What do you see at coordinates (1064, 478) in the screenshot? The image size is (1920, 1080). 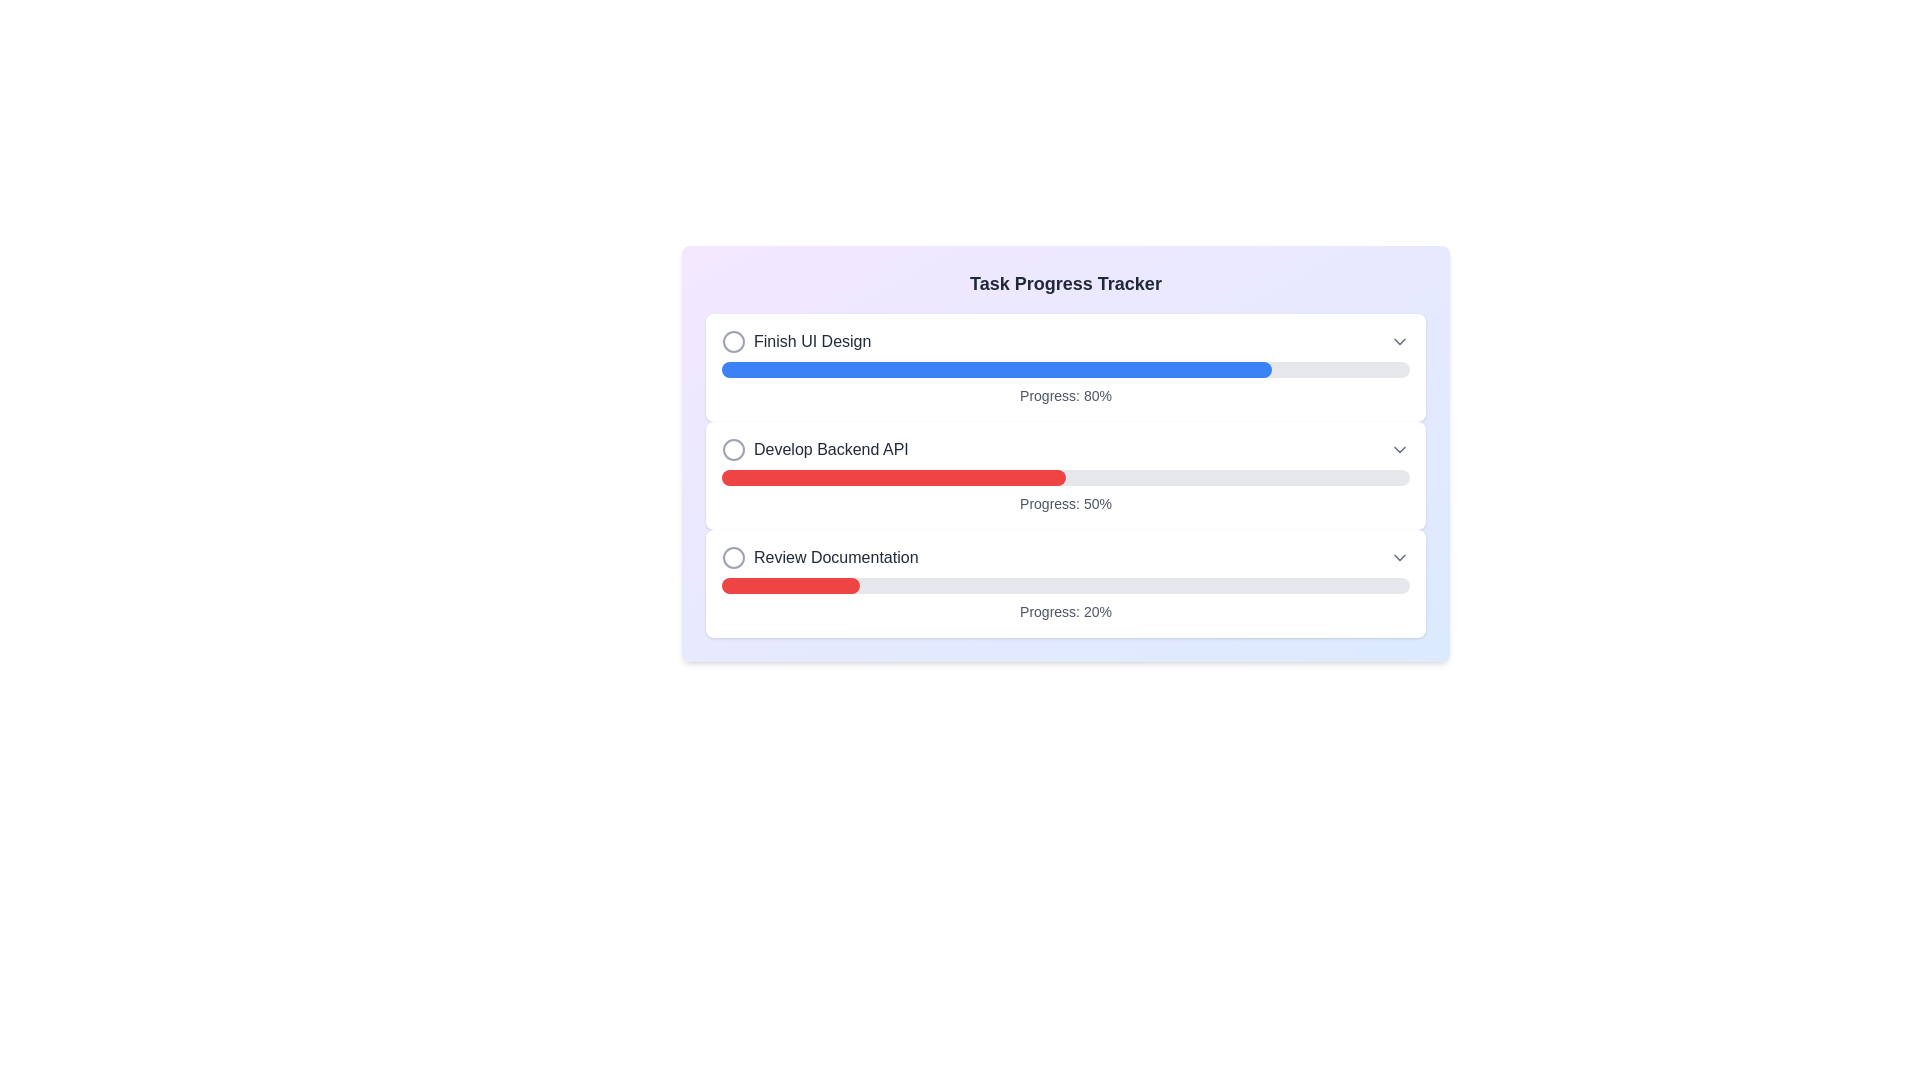 I see `the progress bar indicating 50% completion within the 'Develop Backend API' task section of the task progress tracker interface` at bounding box center [1064, 478].